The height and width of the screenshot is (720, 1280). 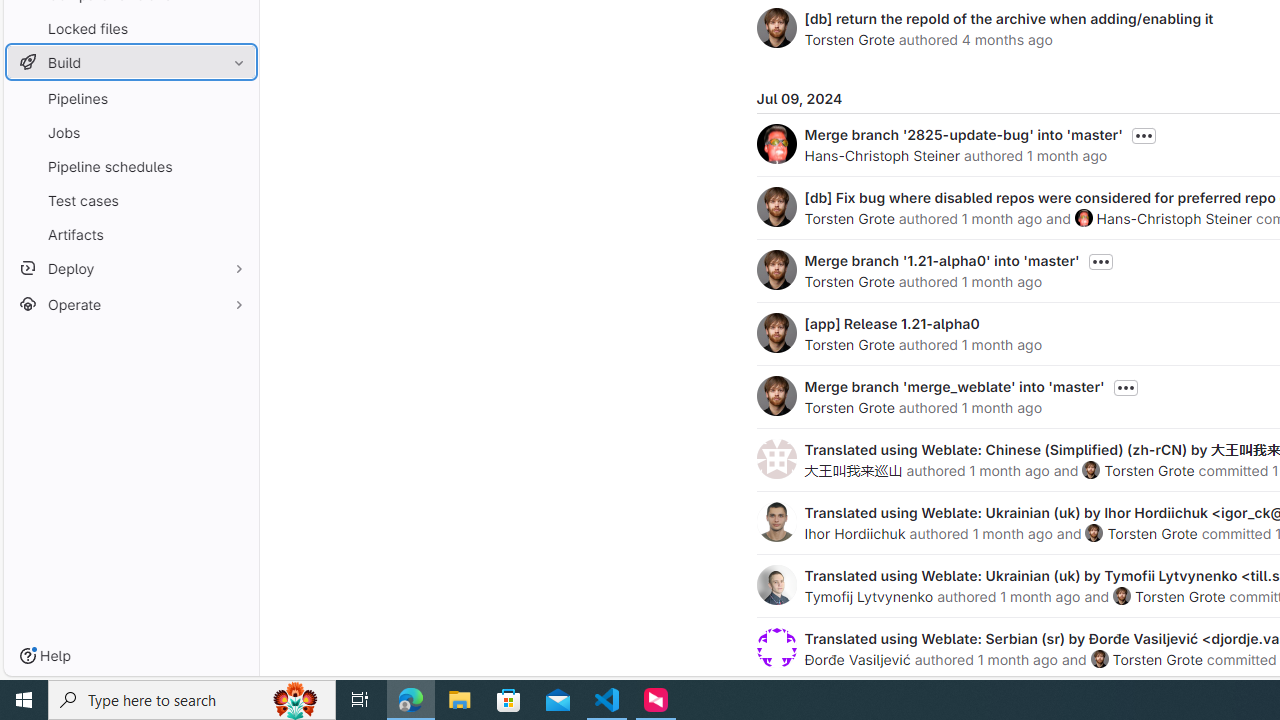 I want to click on 'Ihor Hordiichuk', so click(x=775, y=521).